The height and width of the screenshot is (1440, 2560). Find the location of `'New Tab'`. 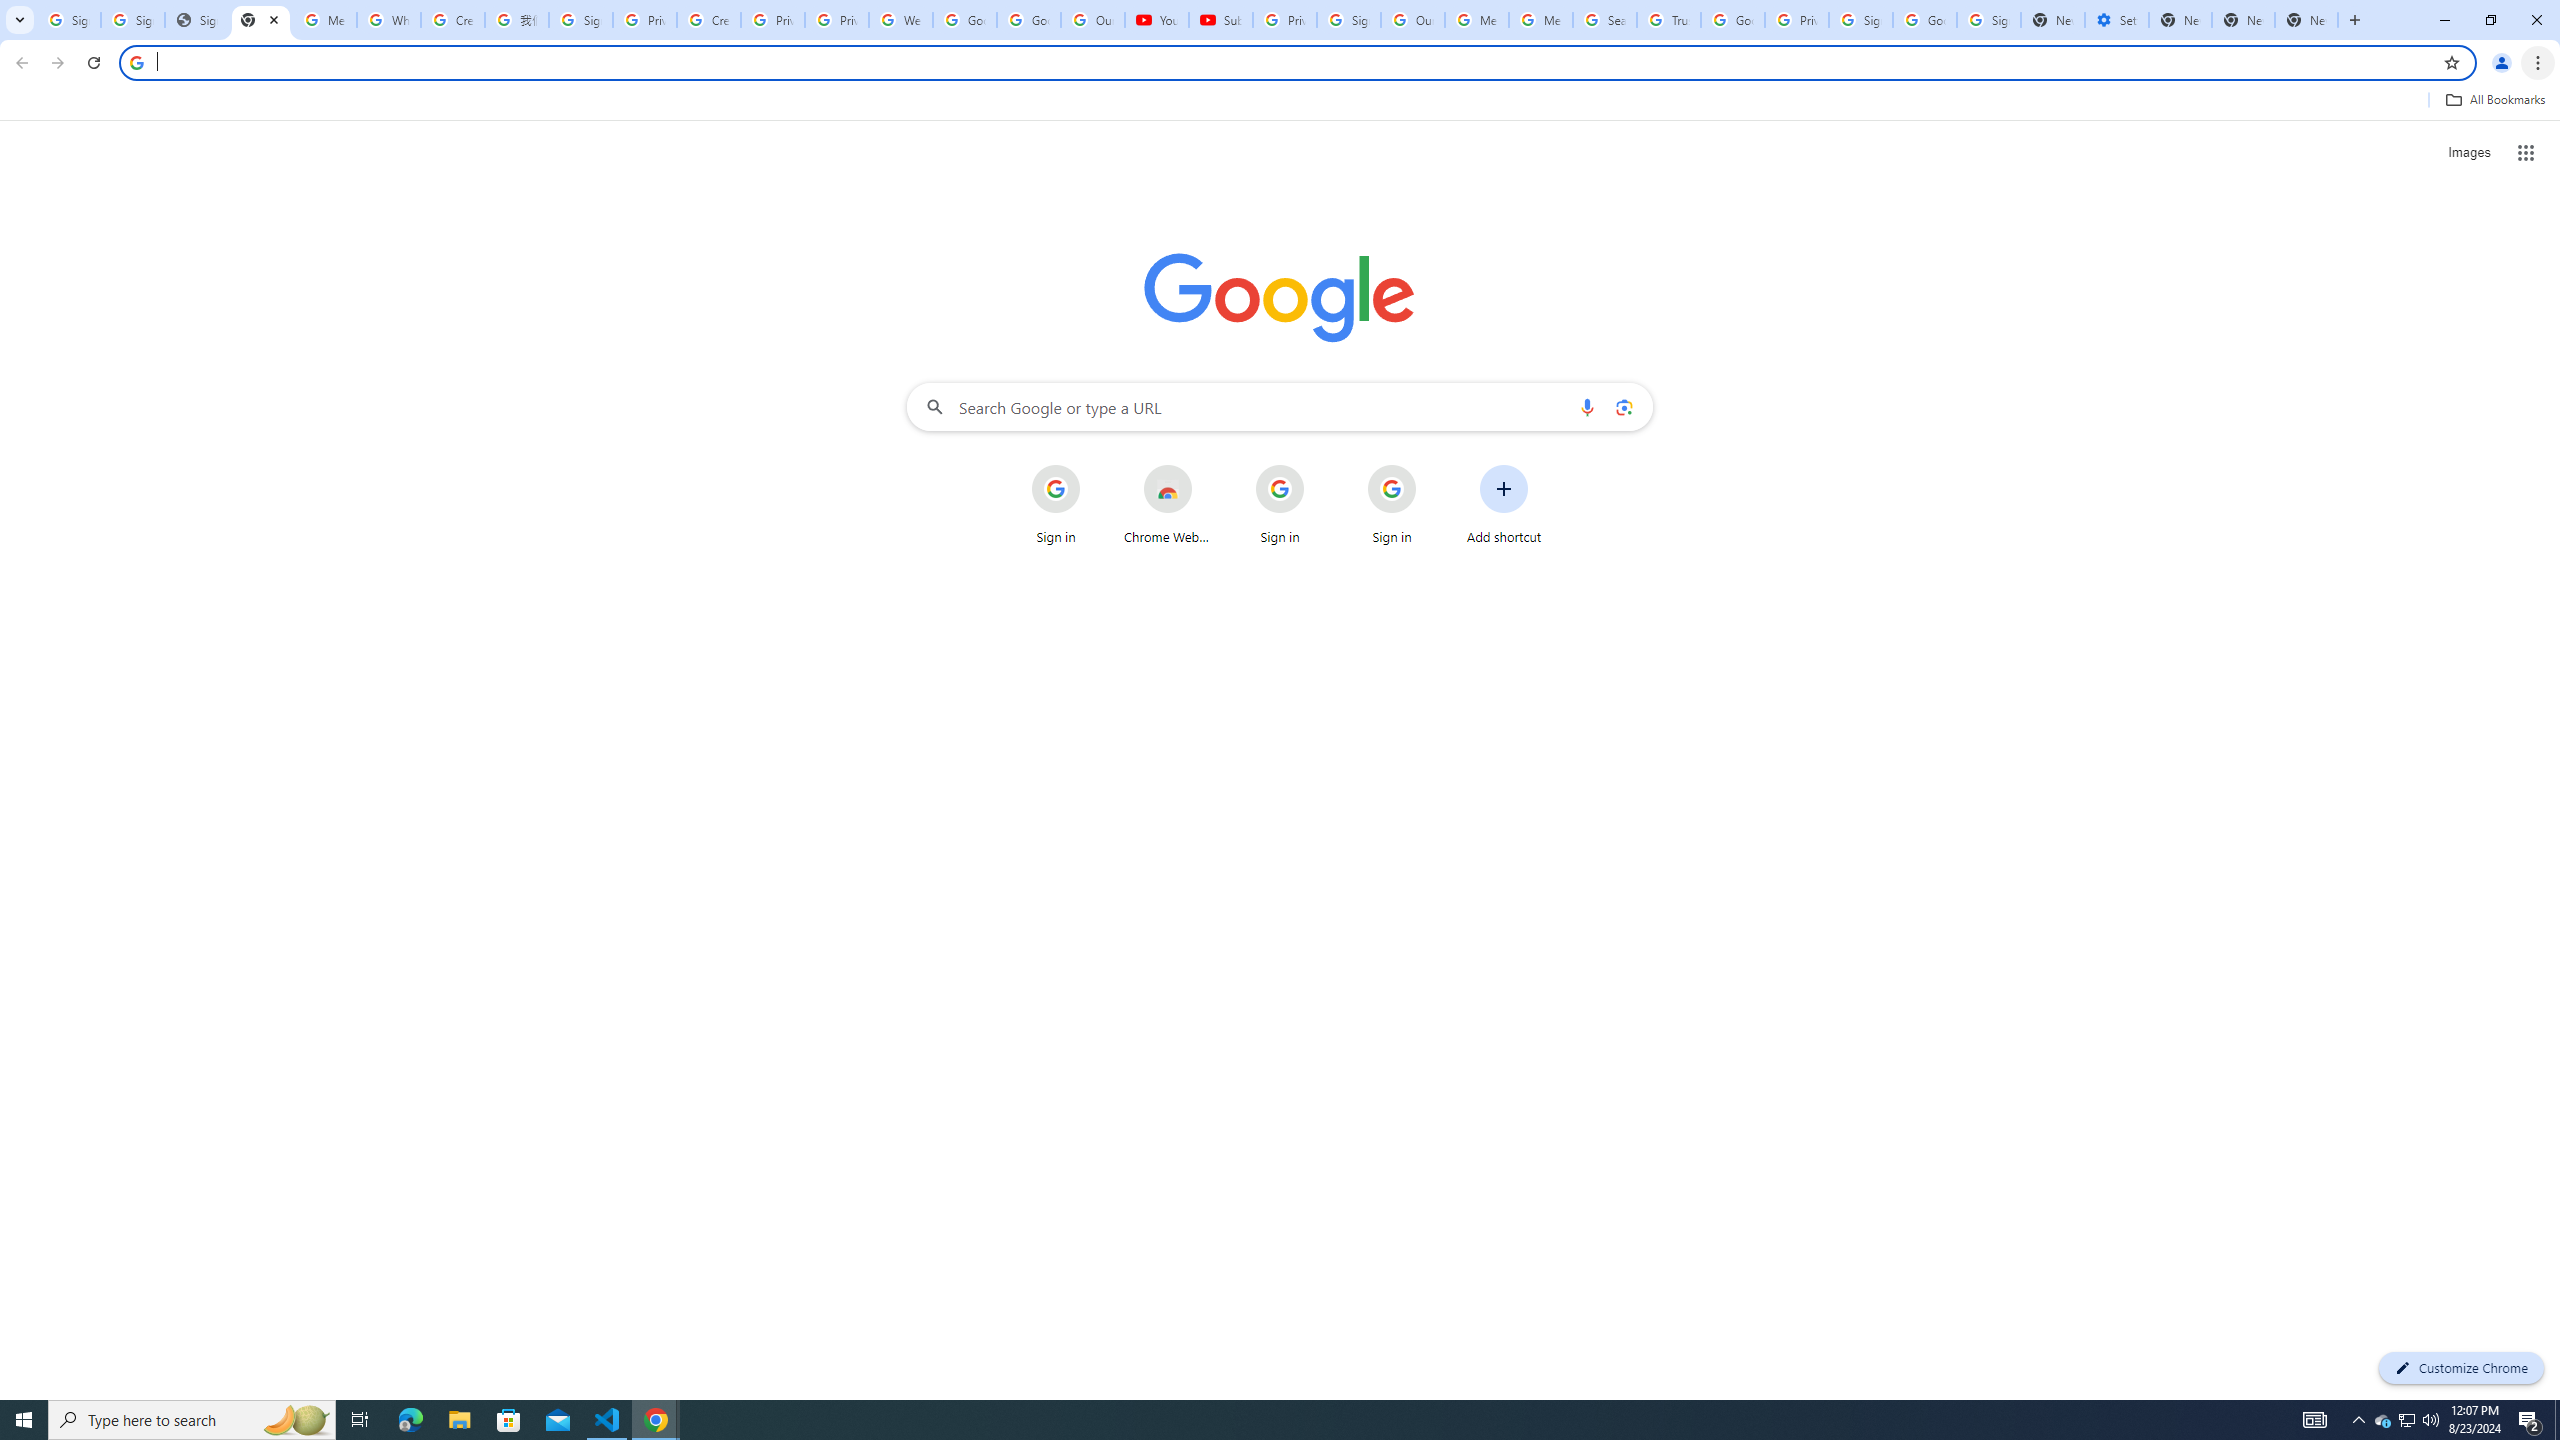

'New Tab' is located at coordinates (2306, 19).